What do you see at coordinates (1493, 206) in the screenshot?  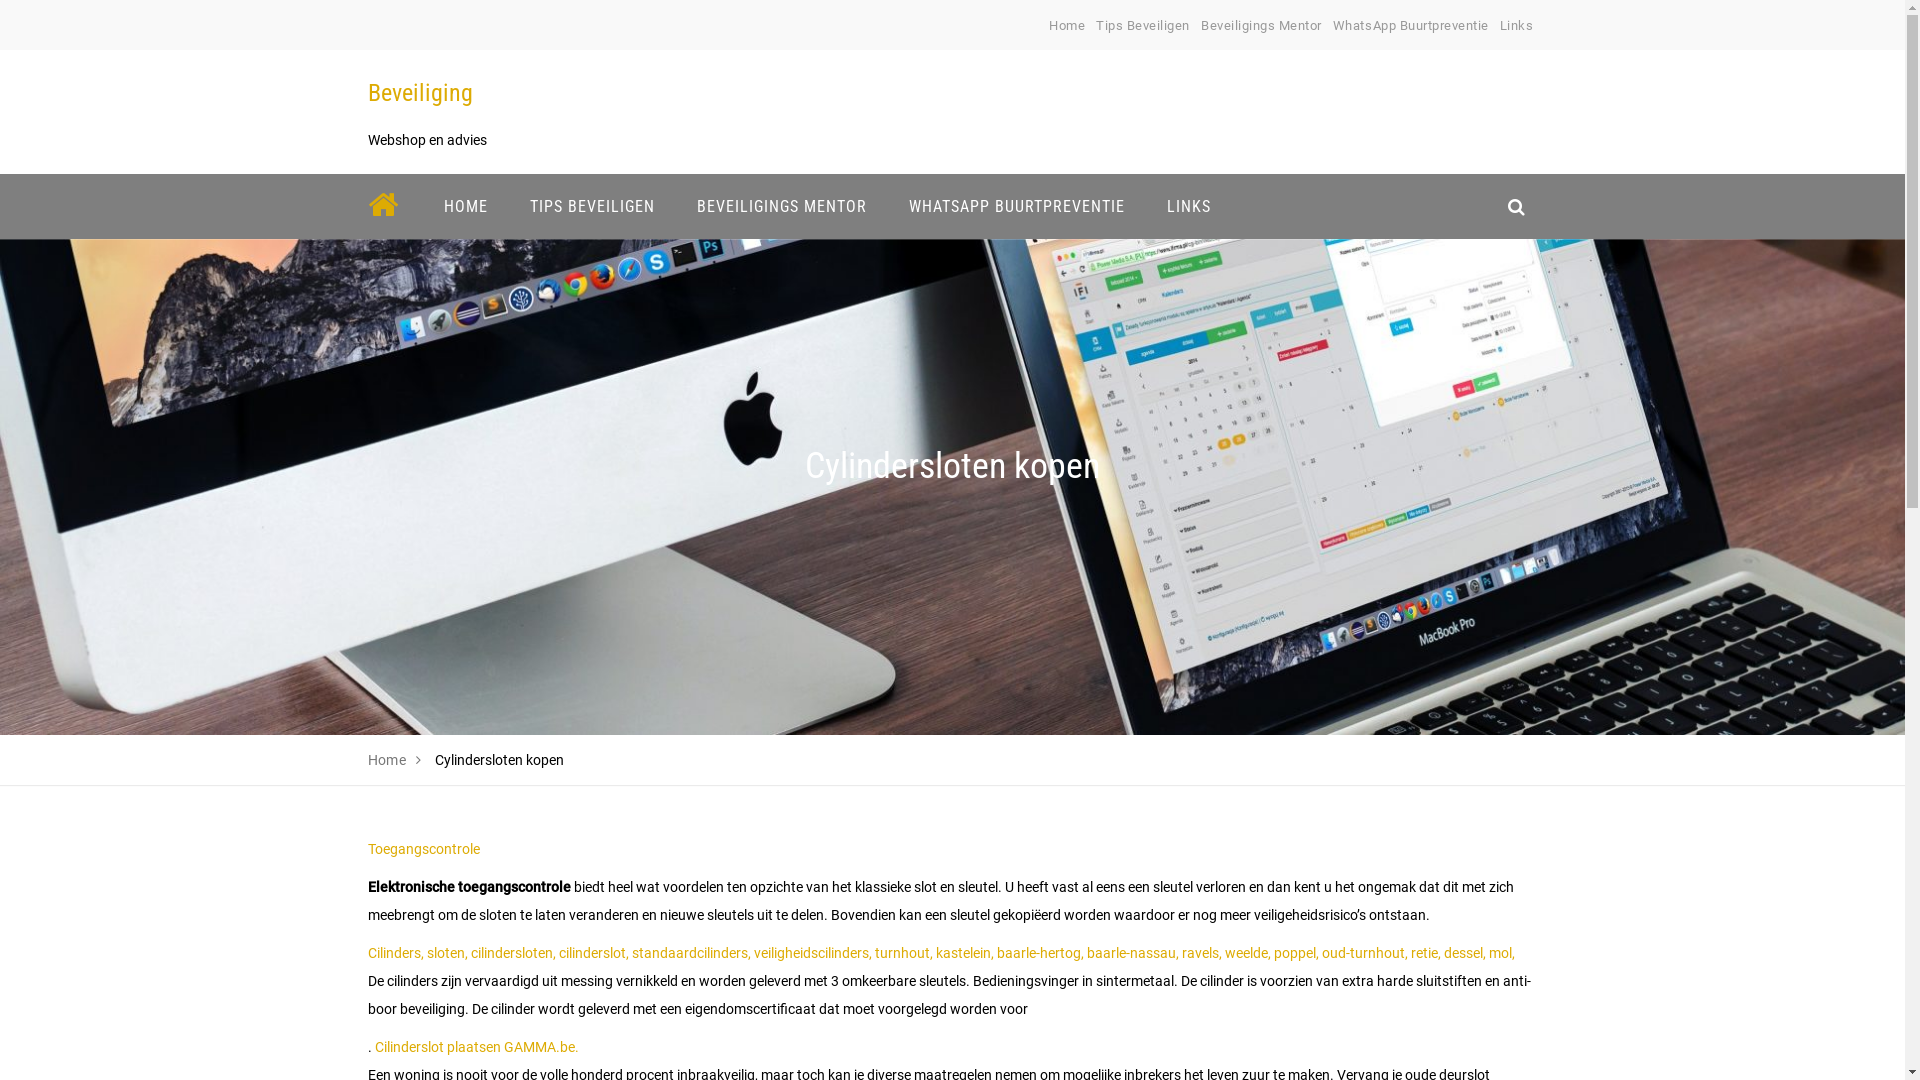 I see `'search_icon'` at bounding box center [1493, 206].